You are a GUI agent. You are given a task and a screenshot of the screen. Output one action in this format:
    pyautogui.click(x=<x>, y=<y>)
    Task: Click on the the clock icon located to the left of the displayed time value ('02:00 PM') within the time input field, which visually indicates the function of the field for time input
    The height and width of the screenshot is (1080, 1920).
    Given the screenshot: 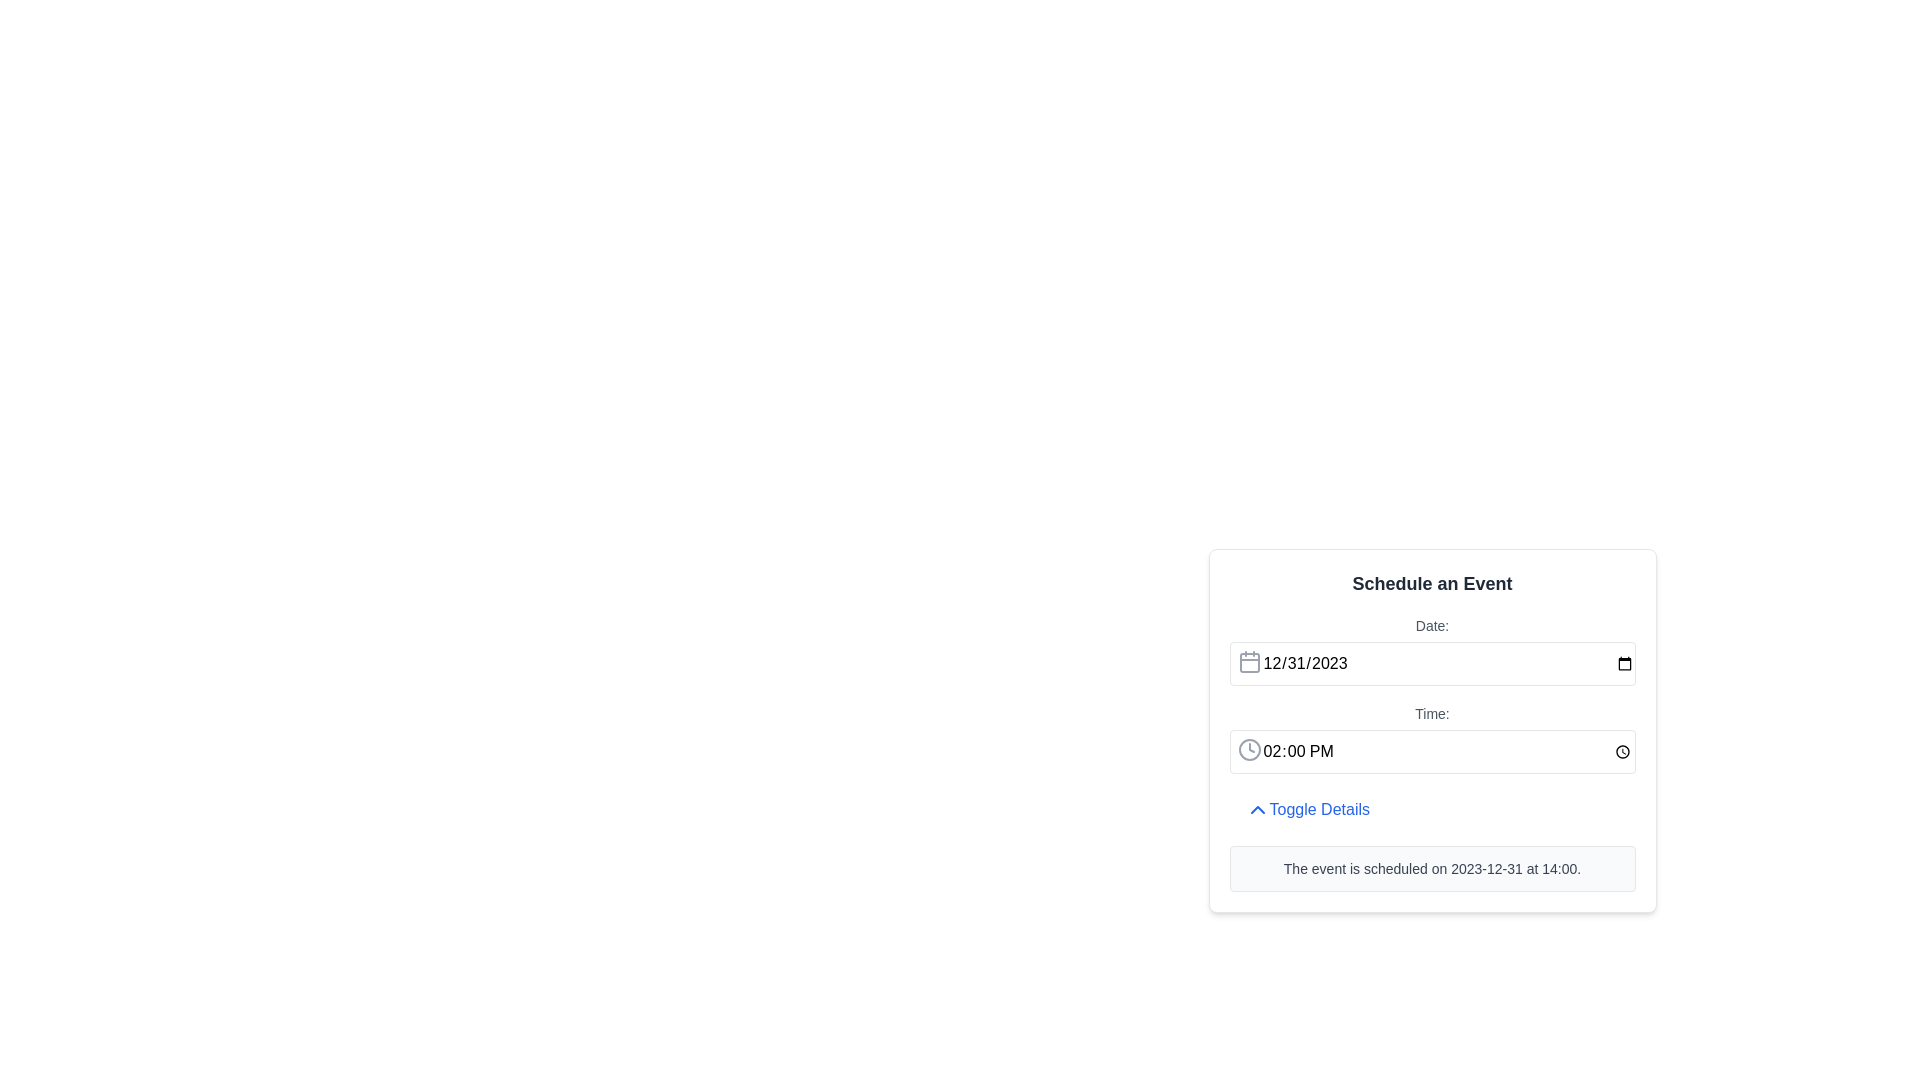 What is the action you would take?
    pyautogui.click(x=1248, y=749)
    